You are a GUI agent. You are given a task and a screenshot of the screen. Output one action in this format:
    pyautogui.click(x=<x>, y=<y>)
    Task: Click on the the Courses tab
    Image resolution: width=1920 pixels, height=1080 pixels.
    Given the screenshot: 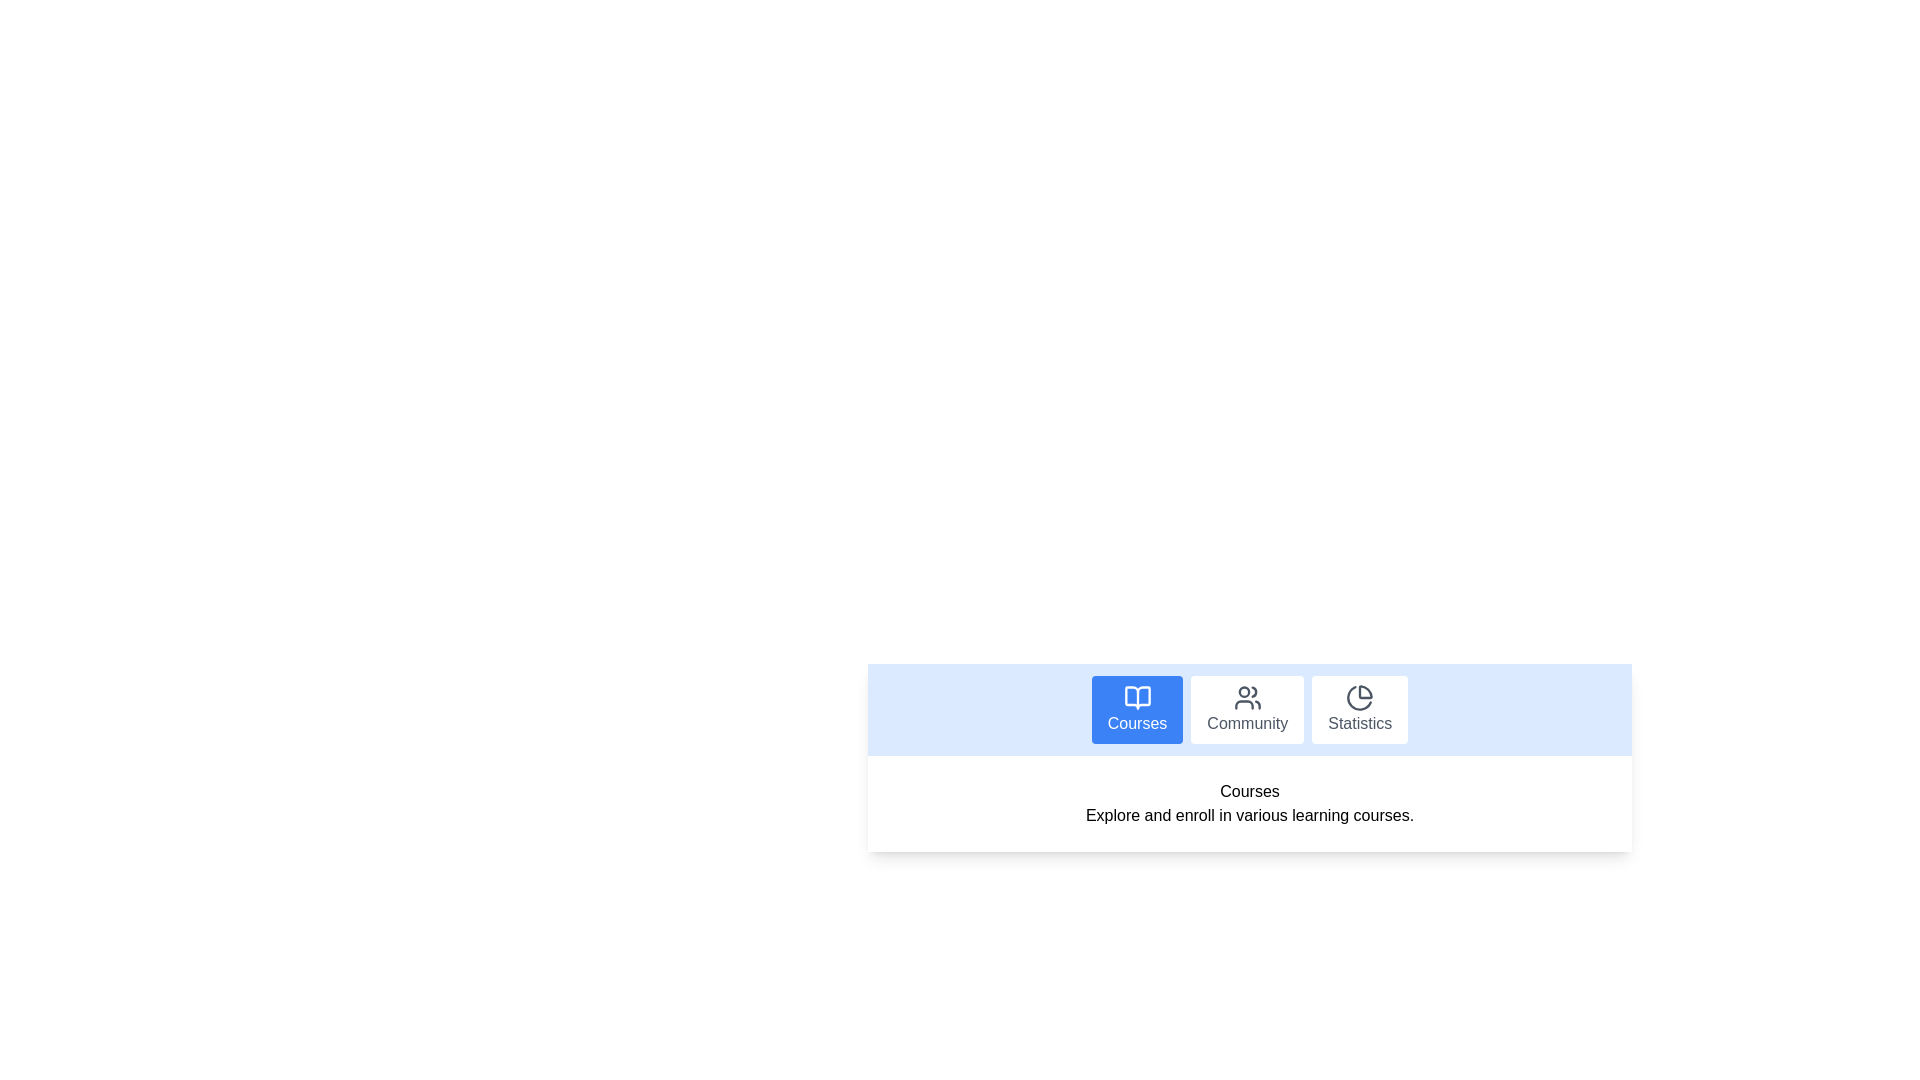 What is the action you would take?
    pyautogui.click(x=1137, y=708)
    